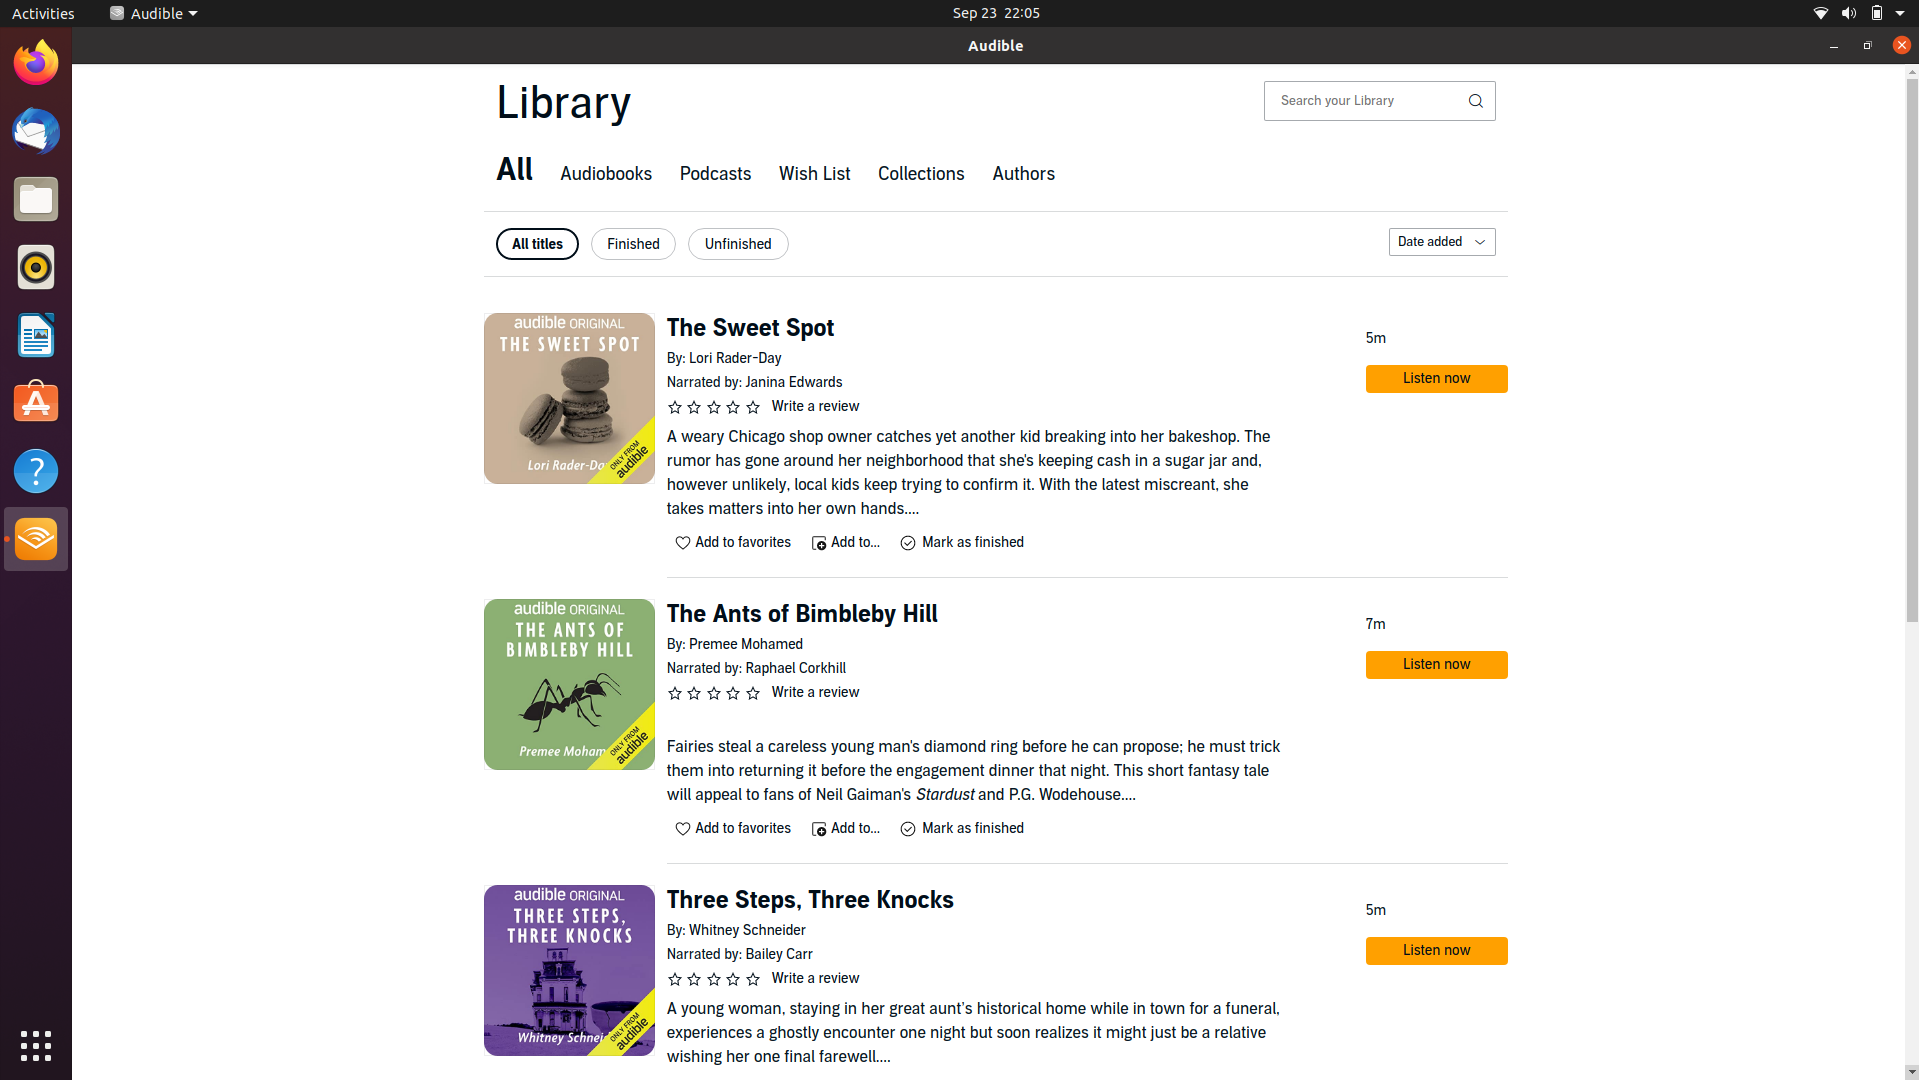  Describe the element at coordinates (1364, 100) in the screenshot. I see `Search for "The 7 Habits of Highly Effective People` at that location.